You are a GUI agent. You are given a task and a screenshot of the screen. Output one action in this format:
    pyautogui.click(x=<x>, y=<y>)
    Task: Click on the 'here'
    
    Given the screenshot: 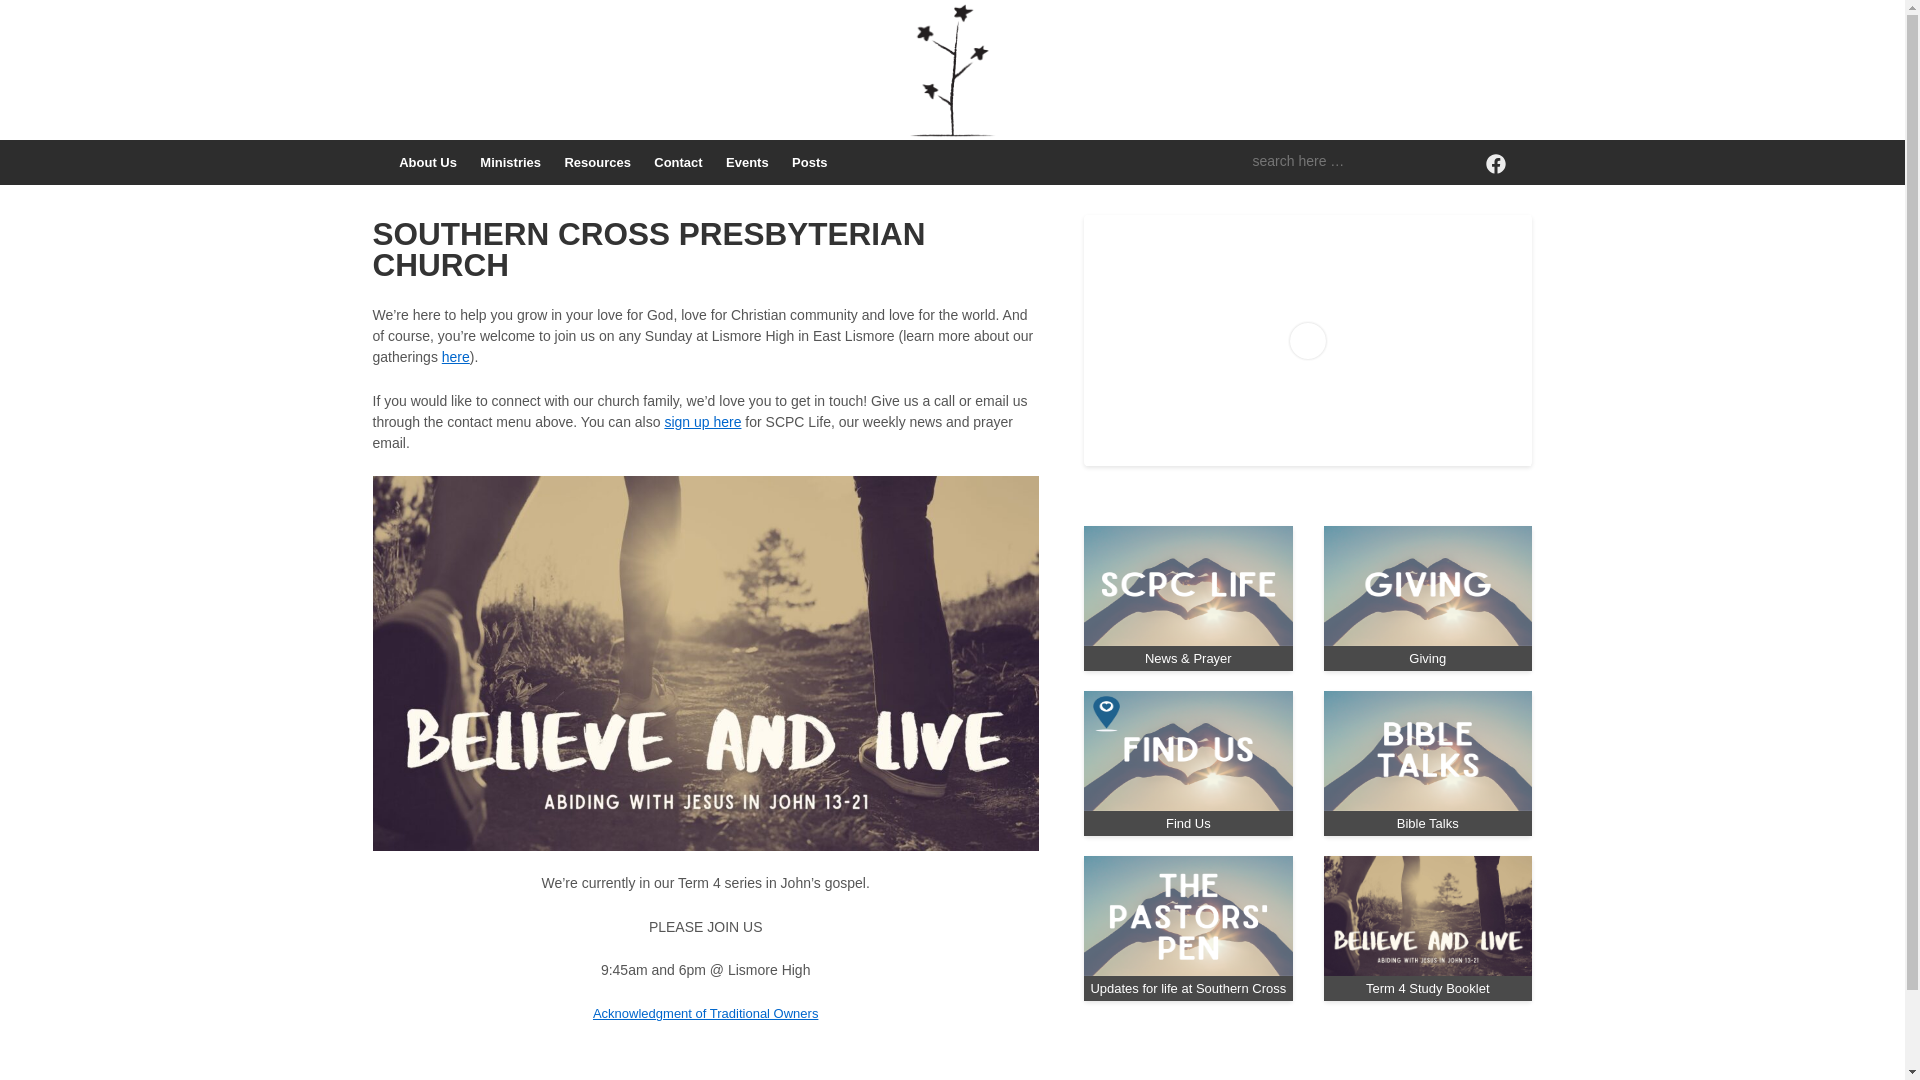 What is the action you would take?
    pyautogui.click(x=455, y=356)
    